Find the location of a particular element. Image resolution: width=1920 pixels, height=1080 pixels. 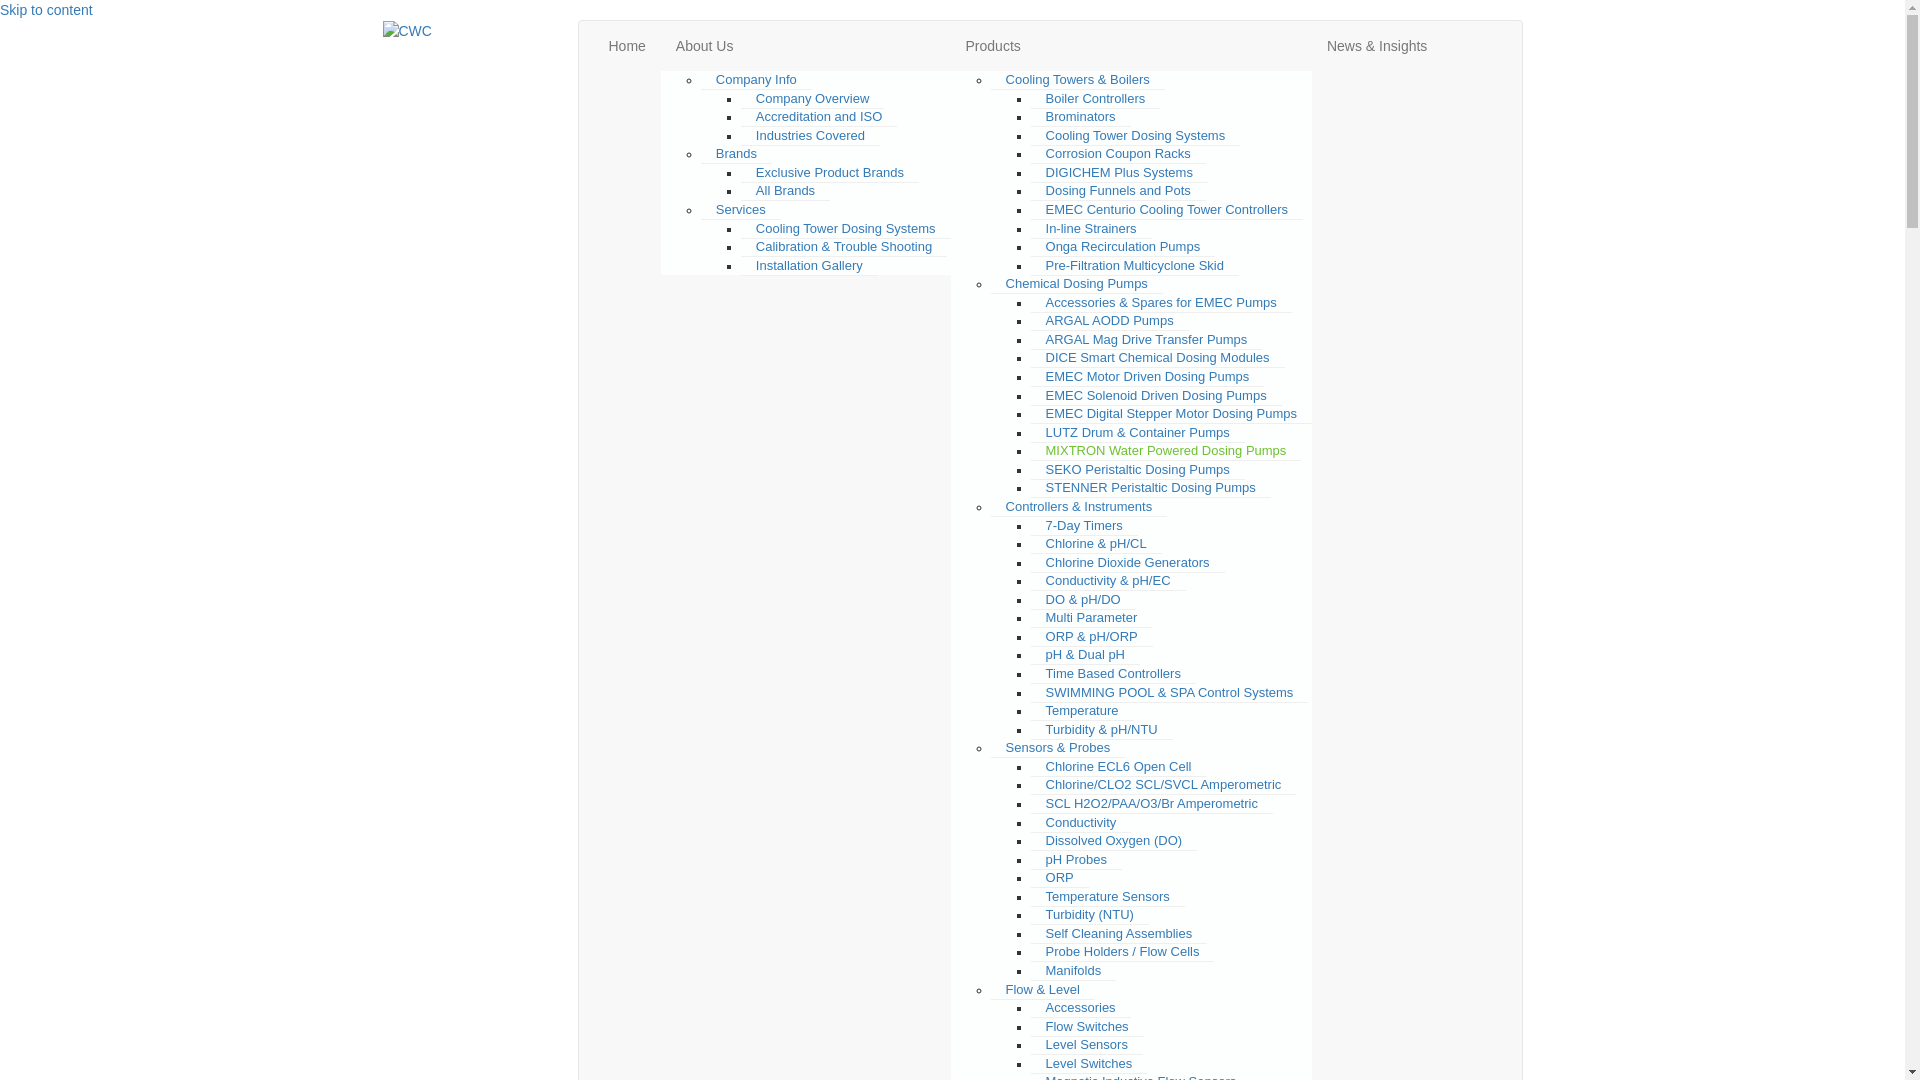

'STENNER Peristaltic Dosing Pumps' is located at coordinates (1031, 488).